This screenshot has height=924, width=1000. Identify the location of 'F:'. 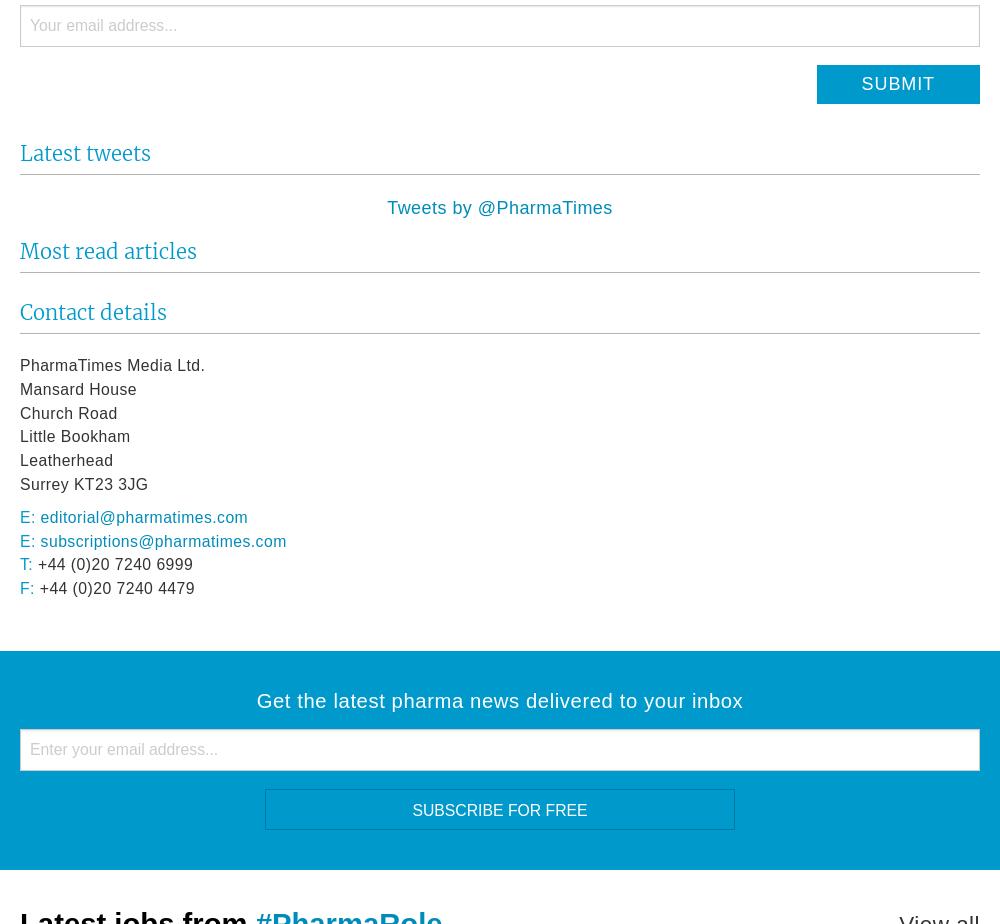
(20, 588).